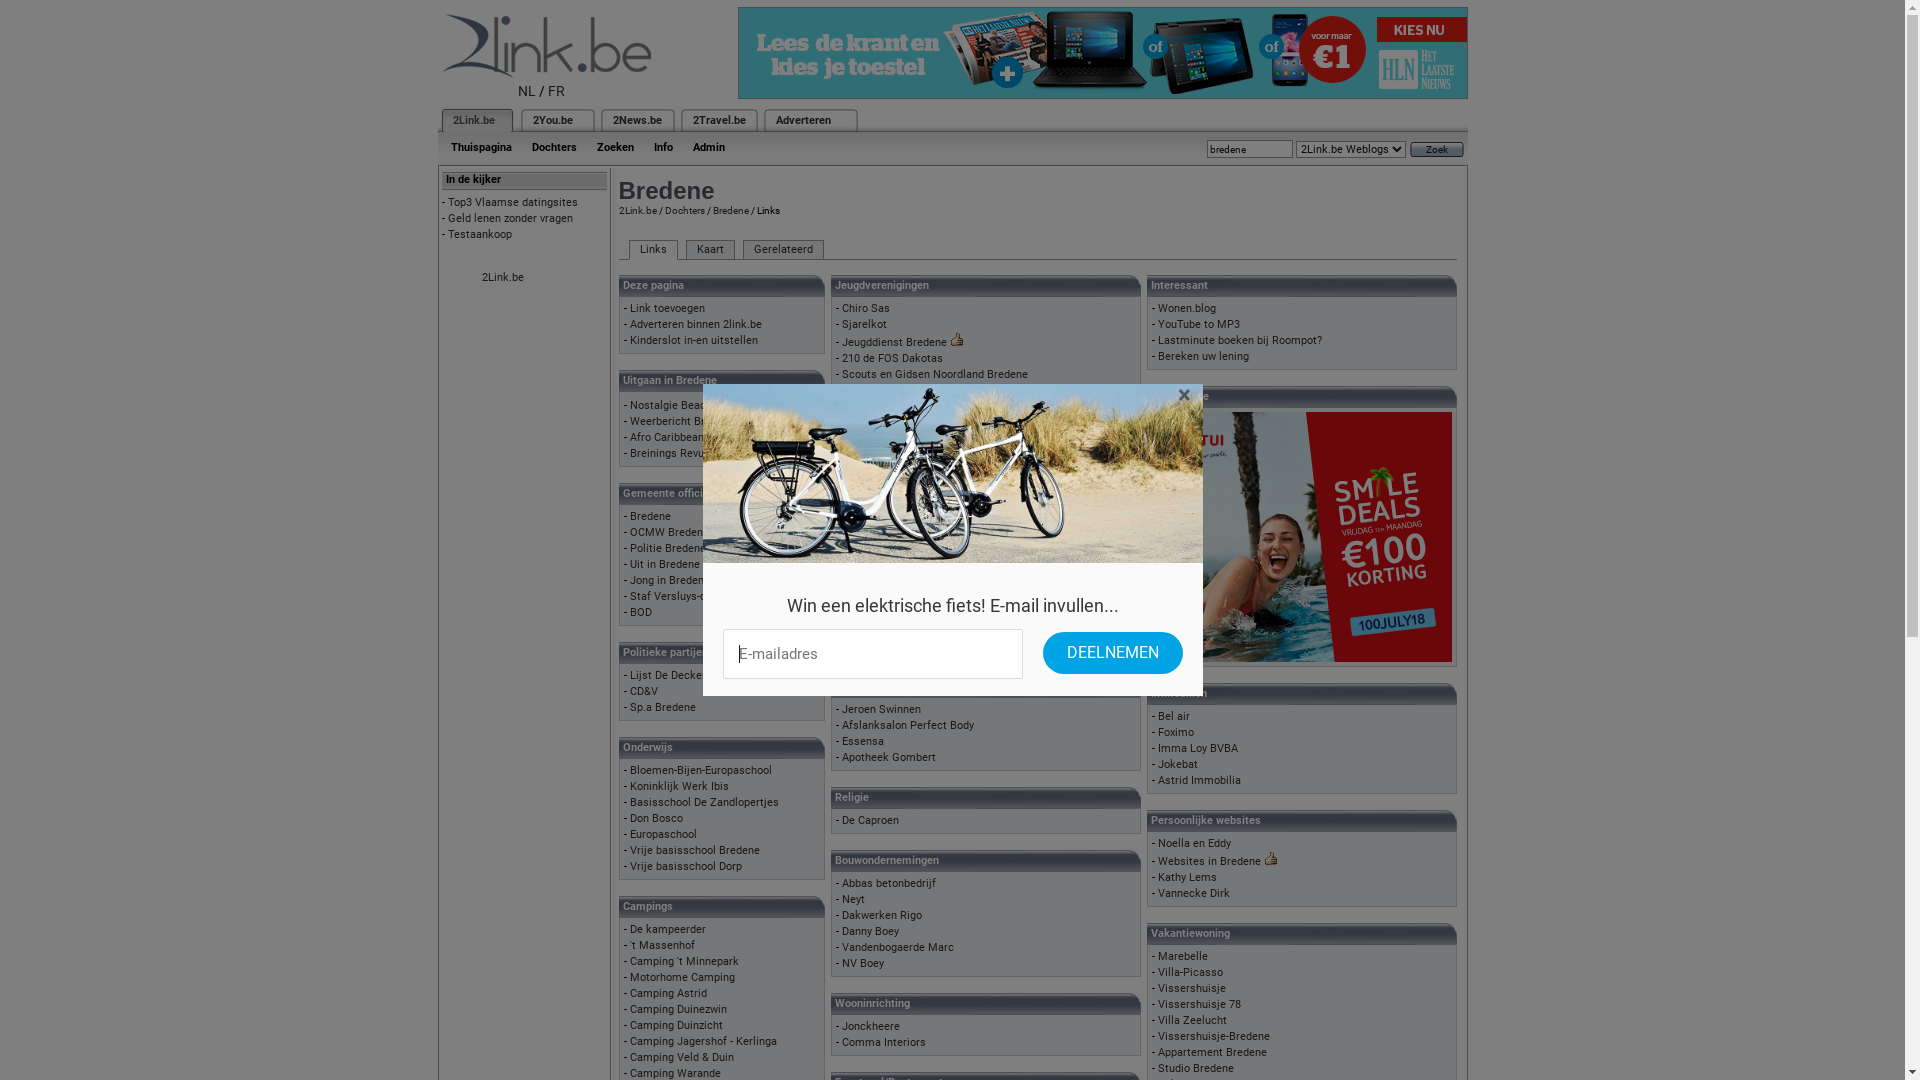  I want to click on 'Danny Boey', so click(870, 931).